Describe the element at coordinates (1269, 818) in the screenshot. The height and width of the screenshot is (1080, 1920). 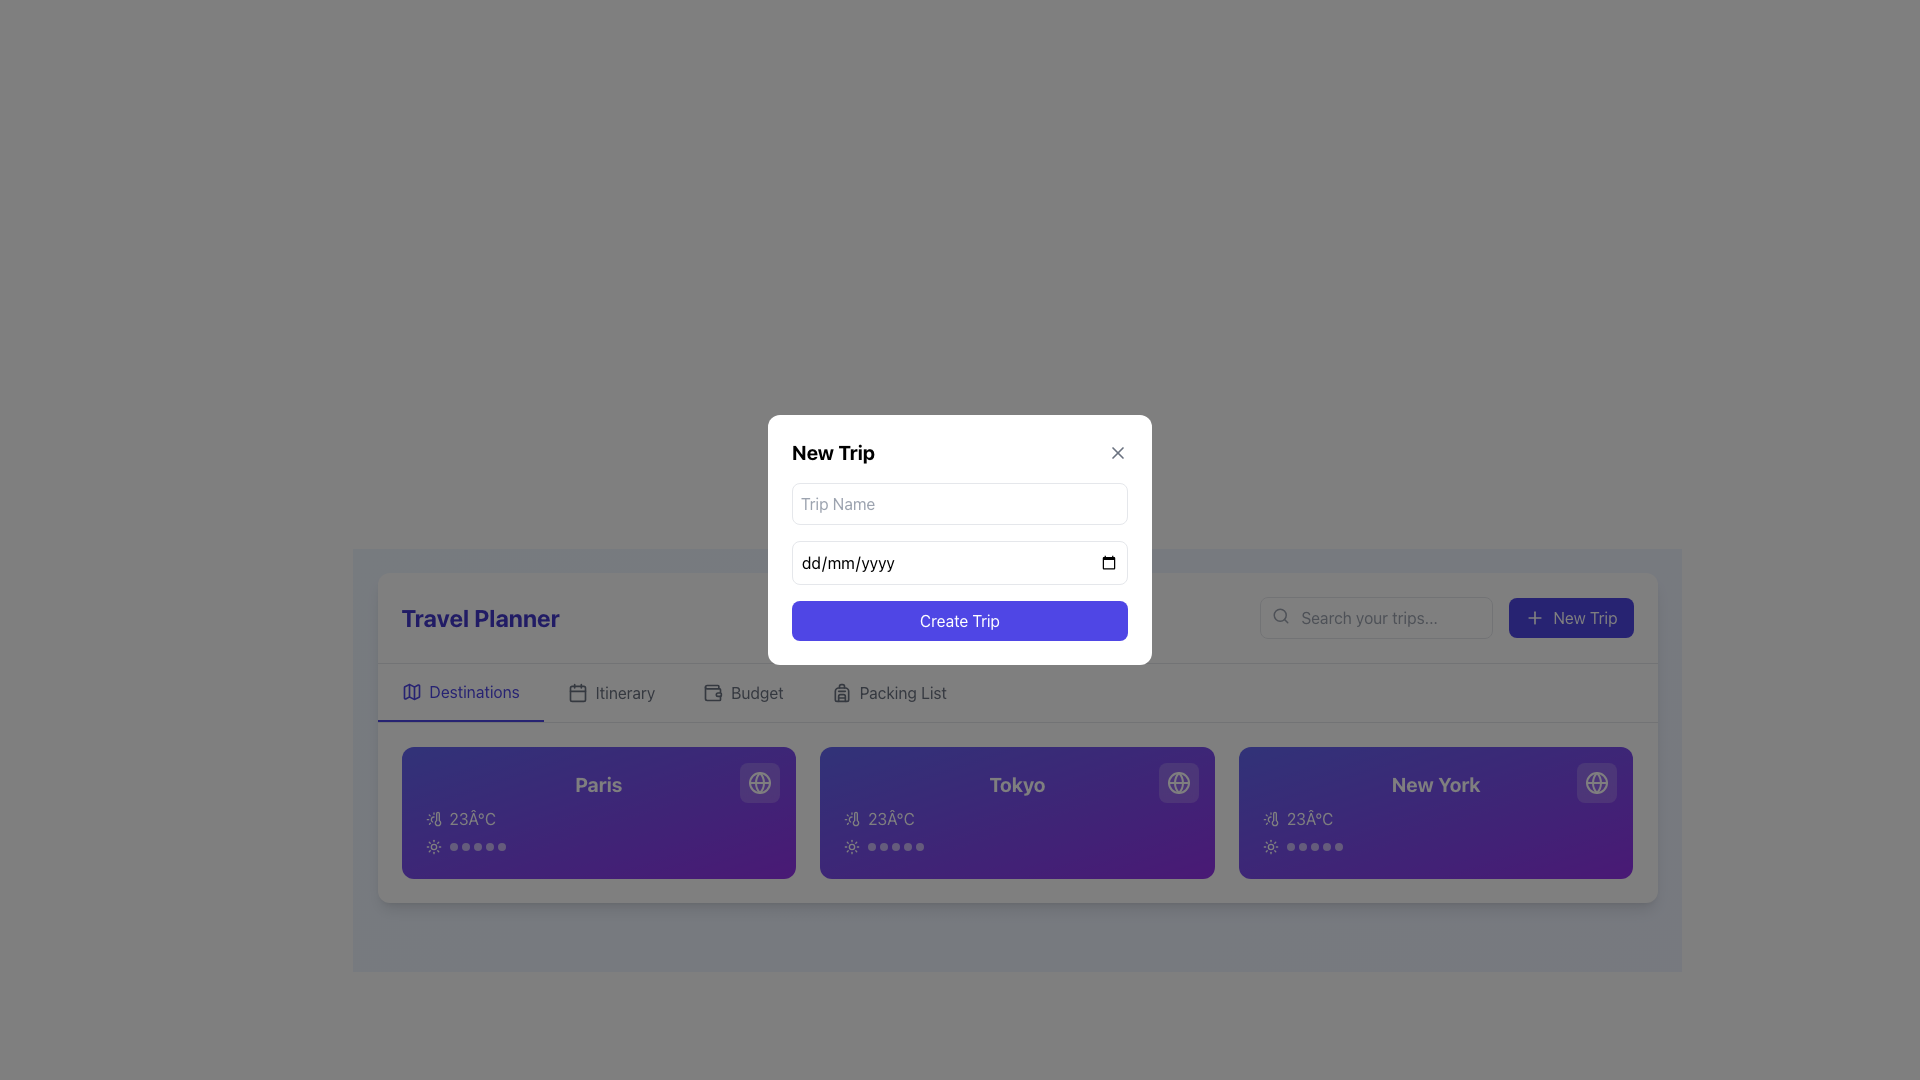
I see `the weather icon located on the left side of the '23°C' text in the New York card` at that location.